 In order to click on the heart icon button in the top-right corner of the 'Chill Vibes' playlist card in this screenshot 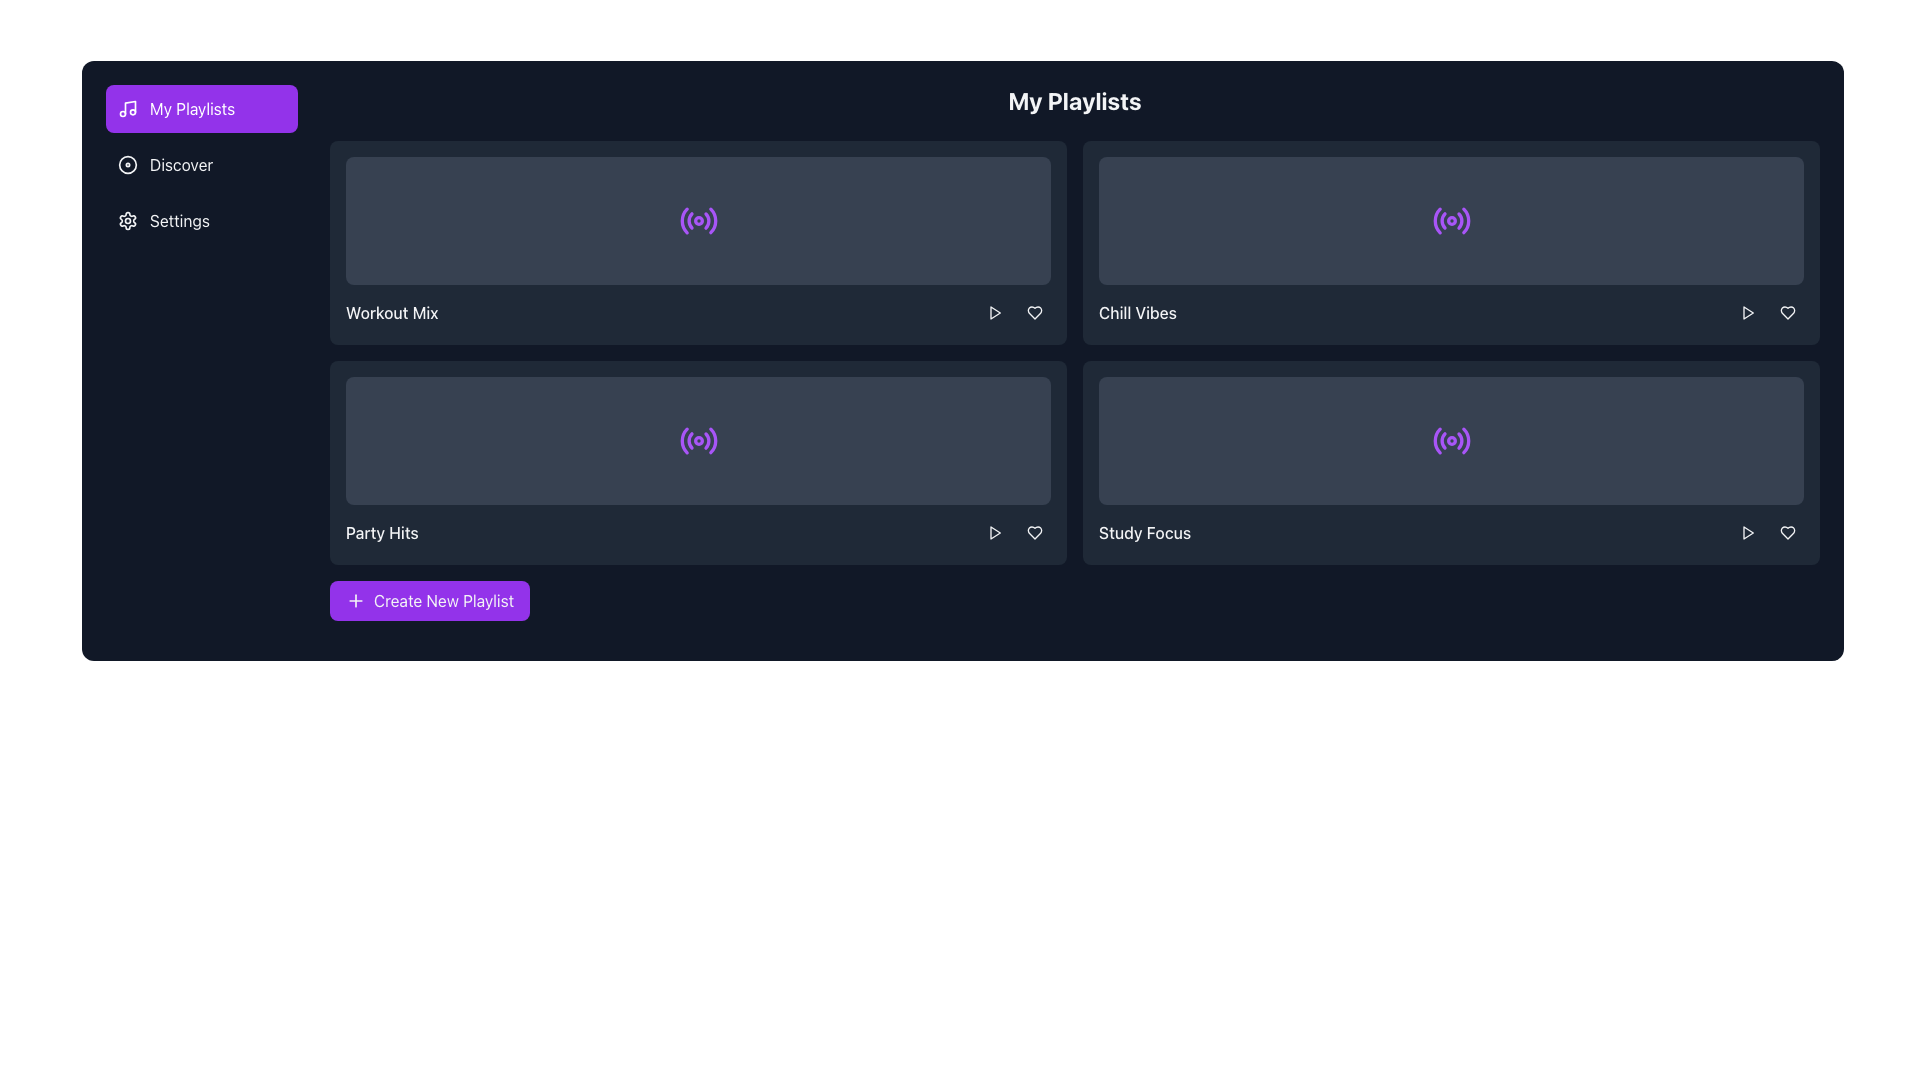, I will do `click(1788, 312)`.